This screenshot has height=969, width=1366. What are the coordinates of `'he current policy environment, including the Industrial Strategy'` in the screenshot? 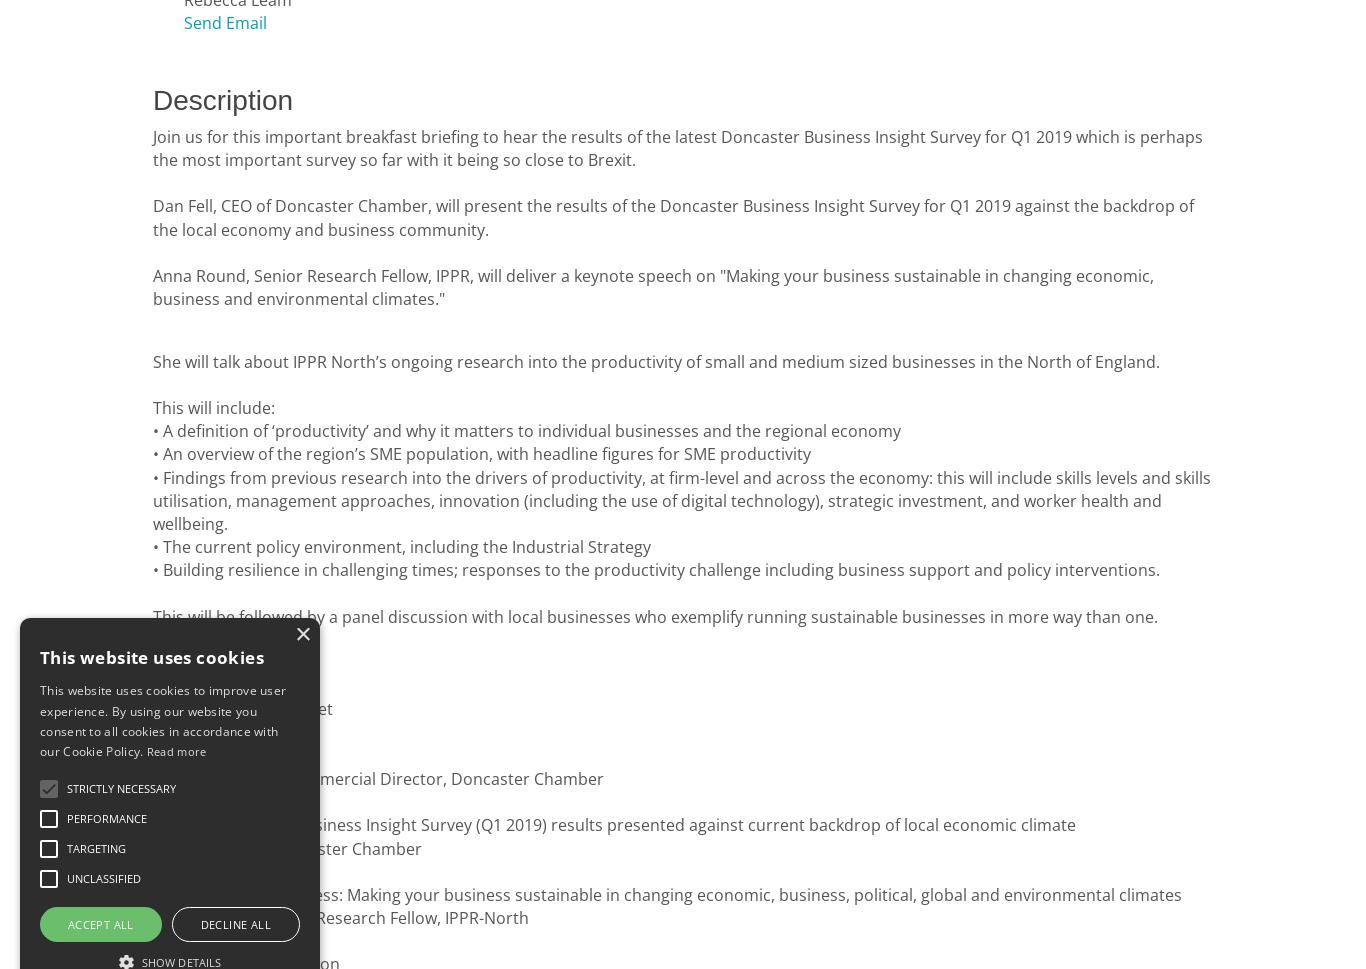 It's located at (410, 547).